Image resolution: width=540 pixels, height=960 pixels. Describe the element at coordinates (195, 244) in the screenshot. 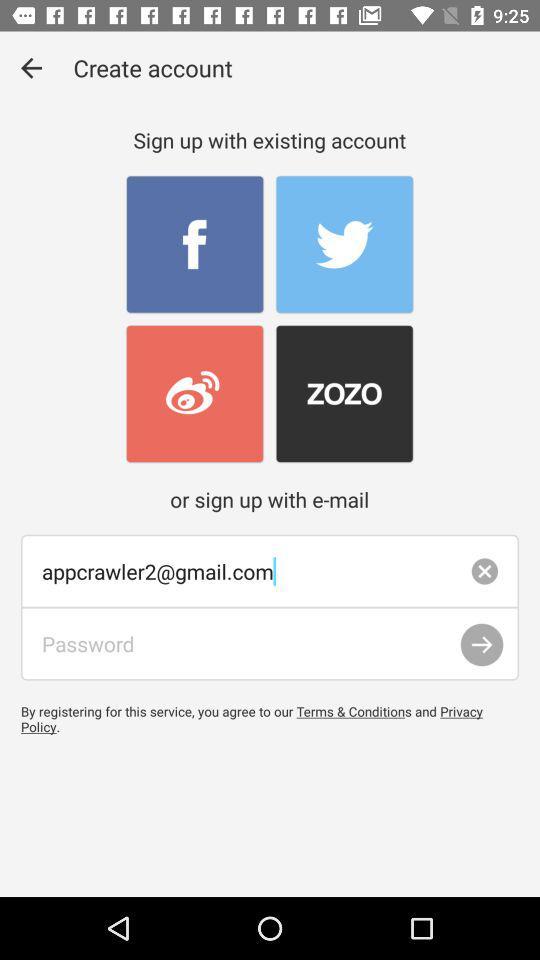

I see `facebook sign-in` at that location.